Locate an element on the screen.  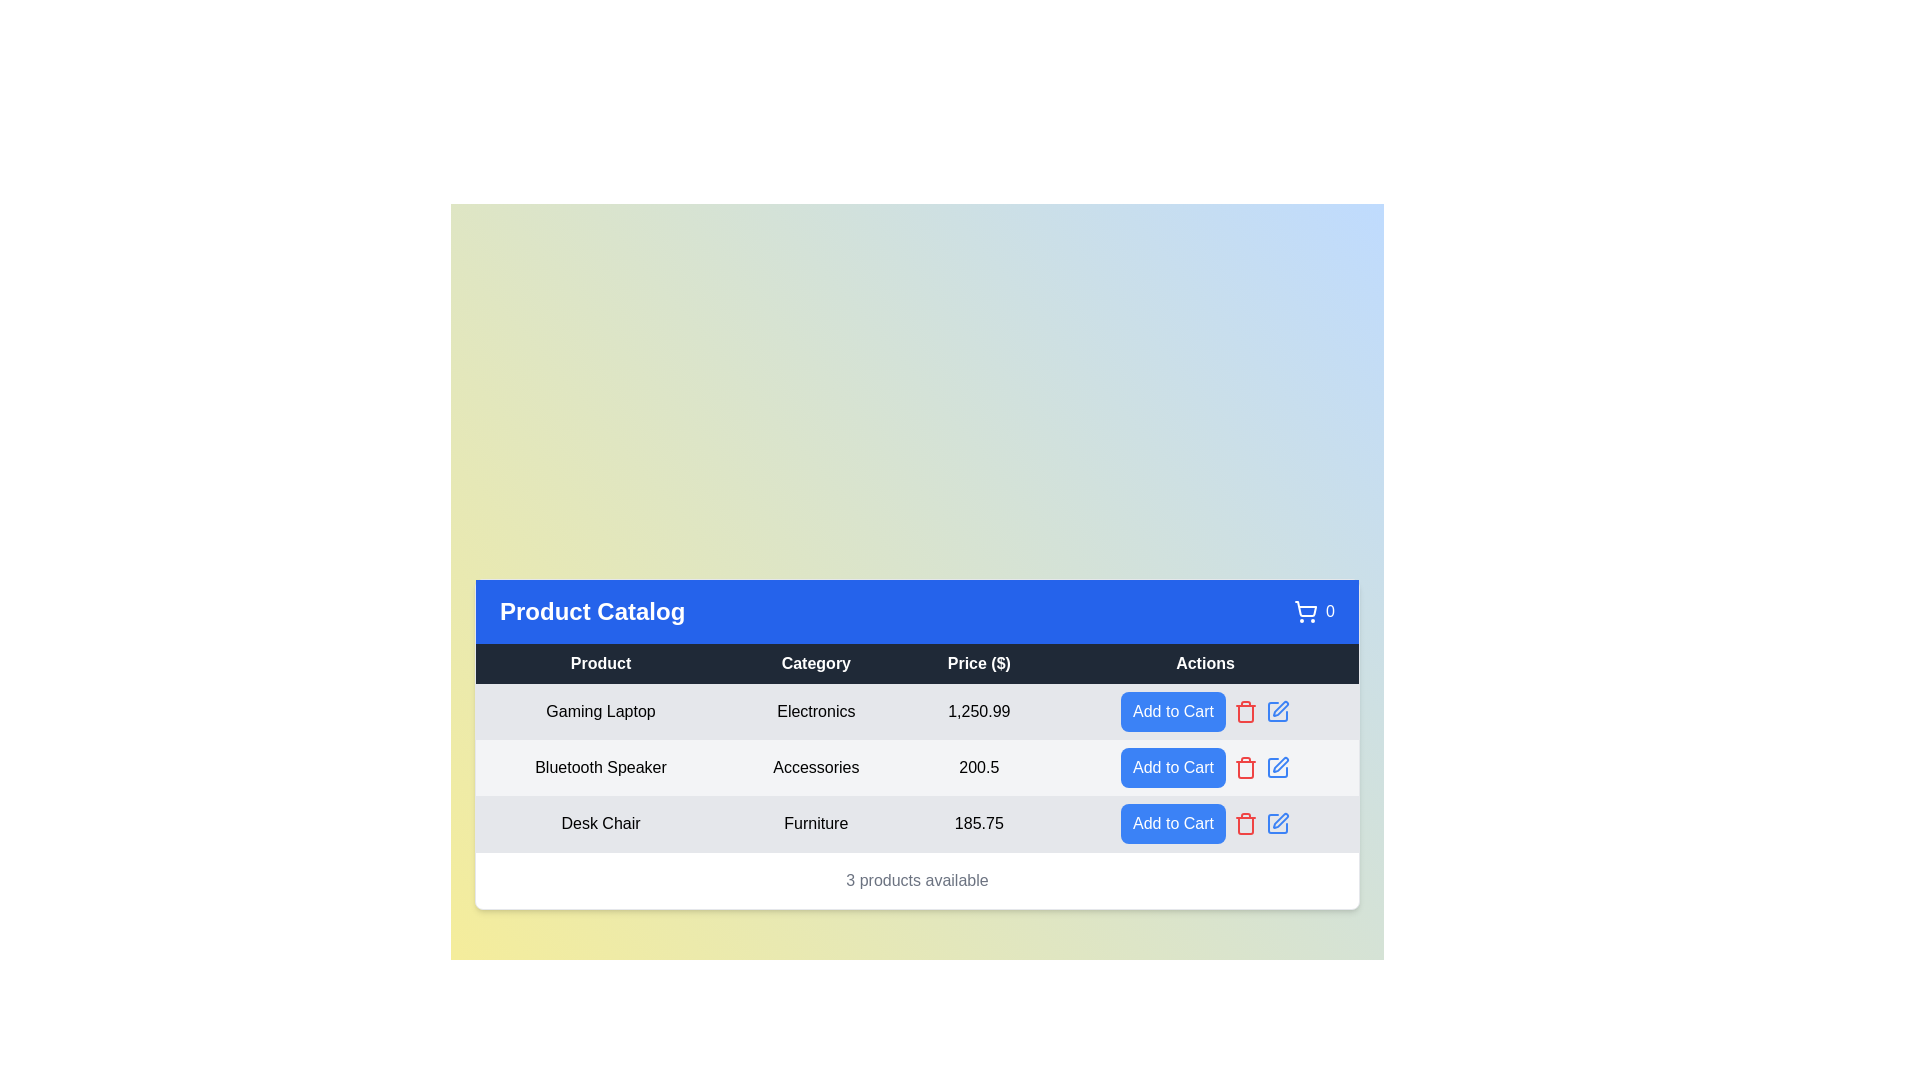
the delete icon button located in the 'Actions' column, to the right of the 'Add to Cart' button for the 'Bluetooth Speaker' product entry is located at coordinates (1244, 766).